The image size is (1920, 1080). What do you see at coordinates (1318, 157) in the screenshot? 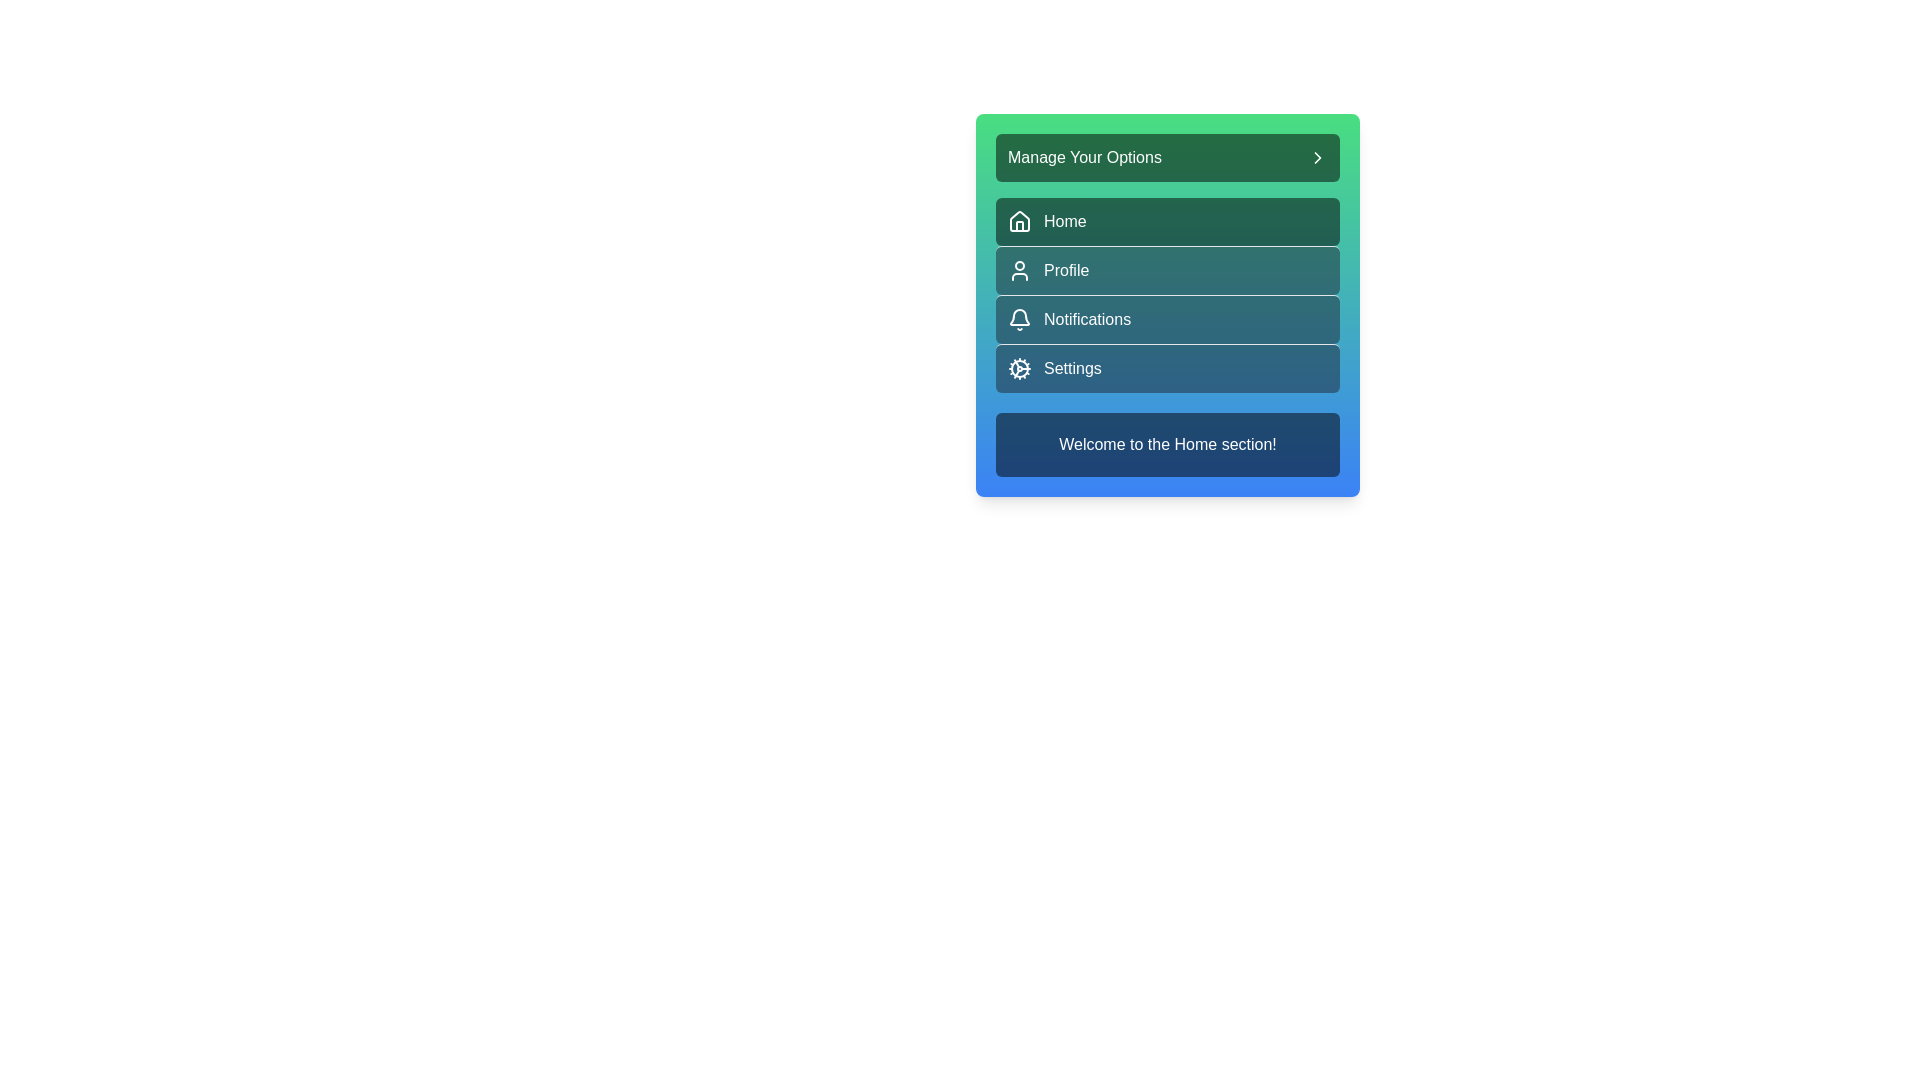
I see `the chevron-right icon located at the far right of the header labeled 'Manage Your Options'` at bounding box center [1318, 157].